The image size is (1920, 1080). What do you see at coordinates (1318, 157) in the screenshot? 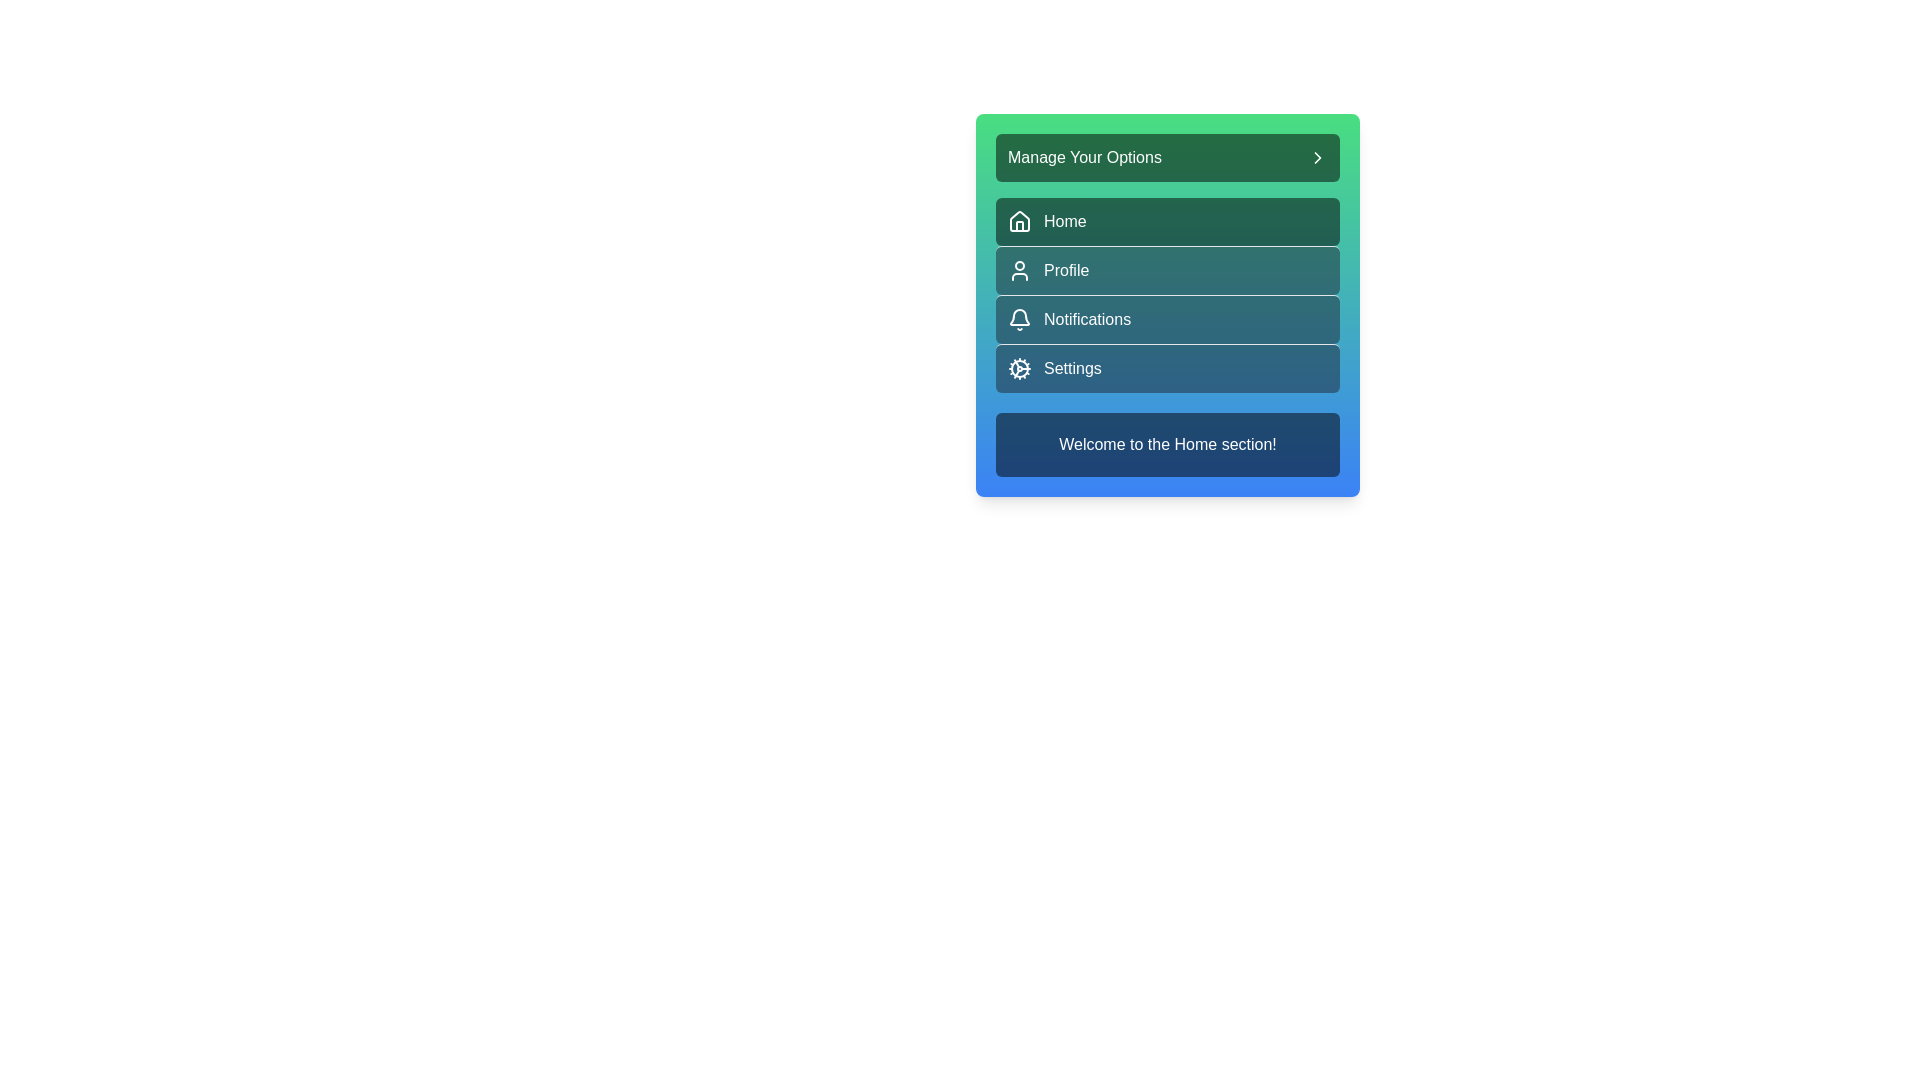
I see `the chevron-right icon located at the far right of the header labeled 'Manage Your Options'` at bounding box center [1318, 157].